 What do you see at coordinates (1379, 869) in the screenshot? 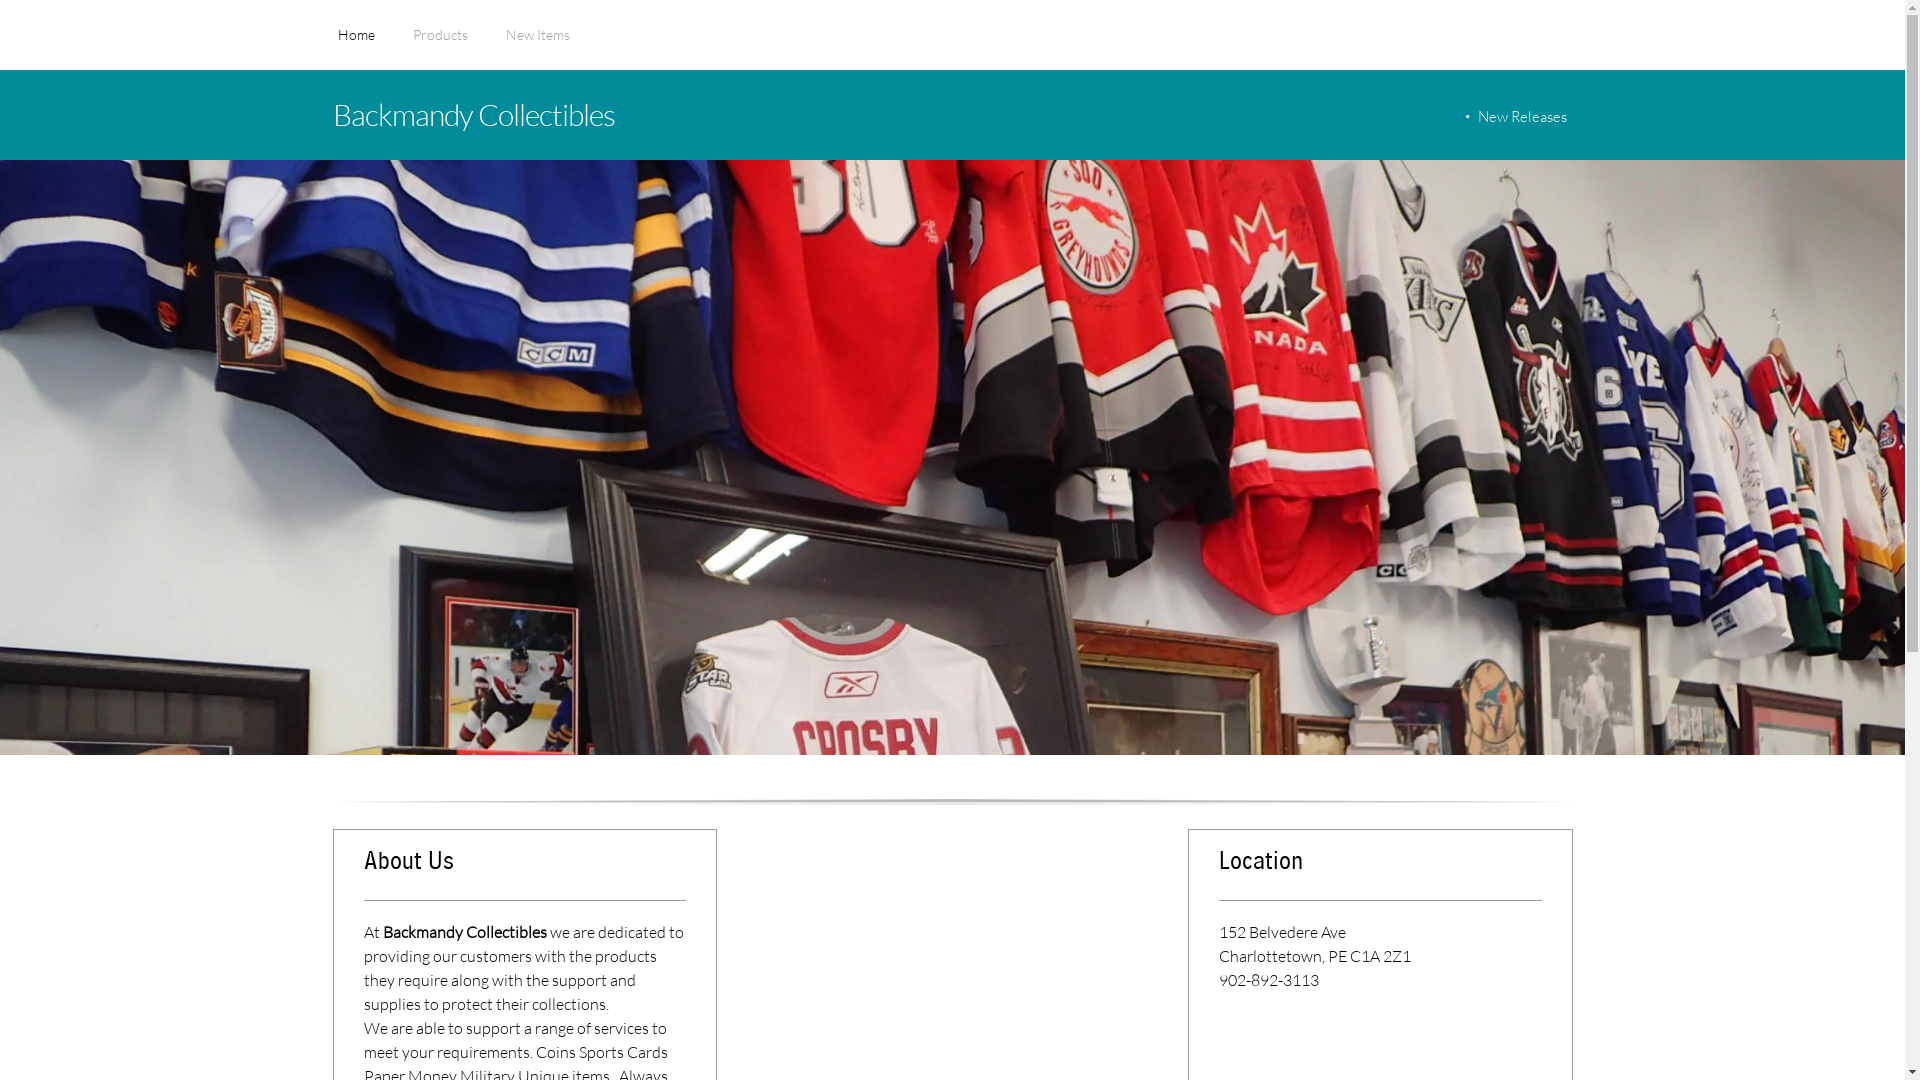
I see `'Location'` at bounding box center [1379, 869].